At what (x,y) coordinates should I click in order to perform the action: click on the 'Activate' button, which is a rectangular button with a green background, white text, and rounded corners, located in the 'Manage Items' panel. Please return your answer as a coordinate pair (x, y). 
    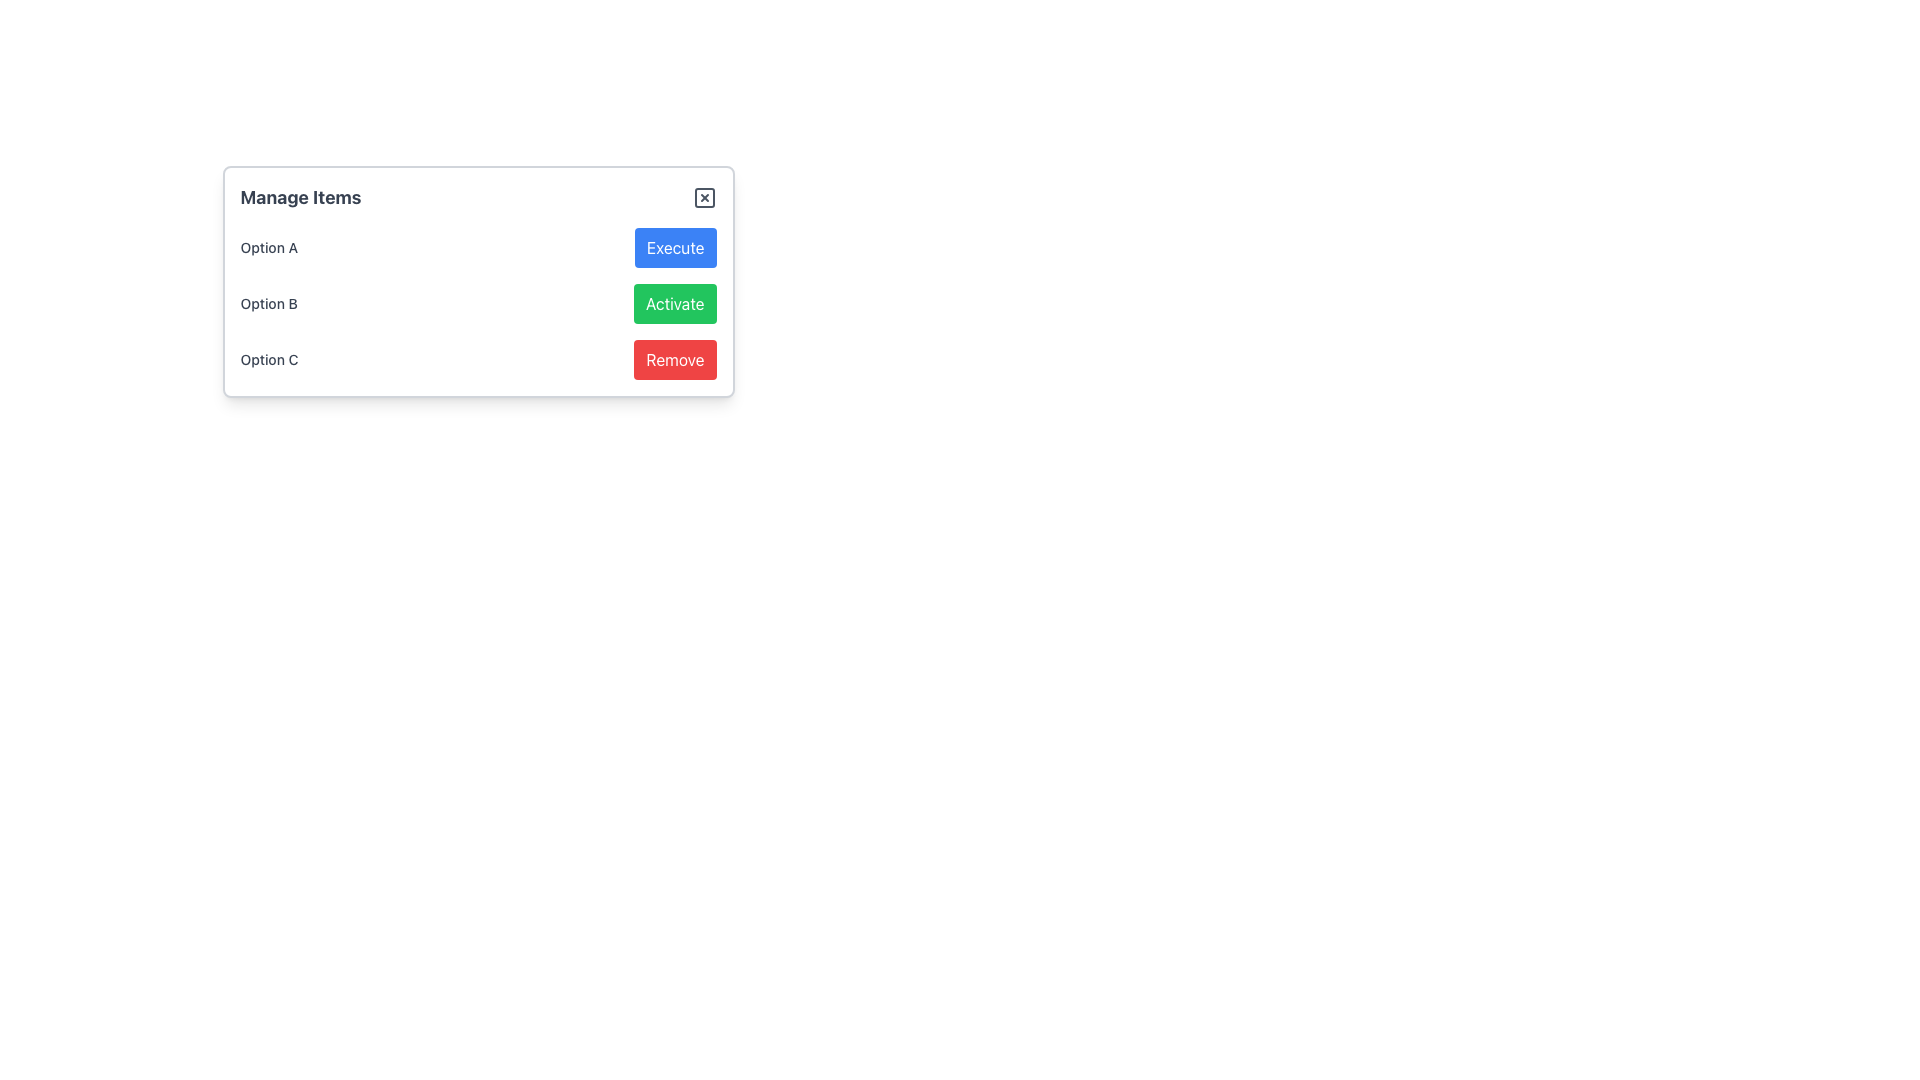
    Looking at the image, I should click on (675, 304).